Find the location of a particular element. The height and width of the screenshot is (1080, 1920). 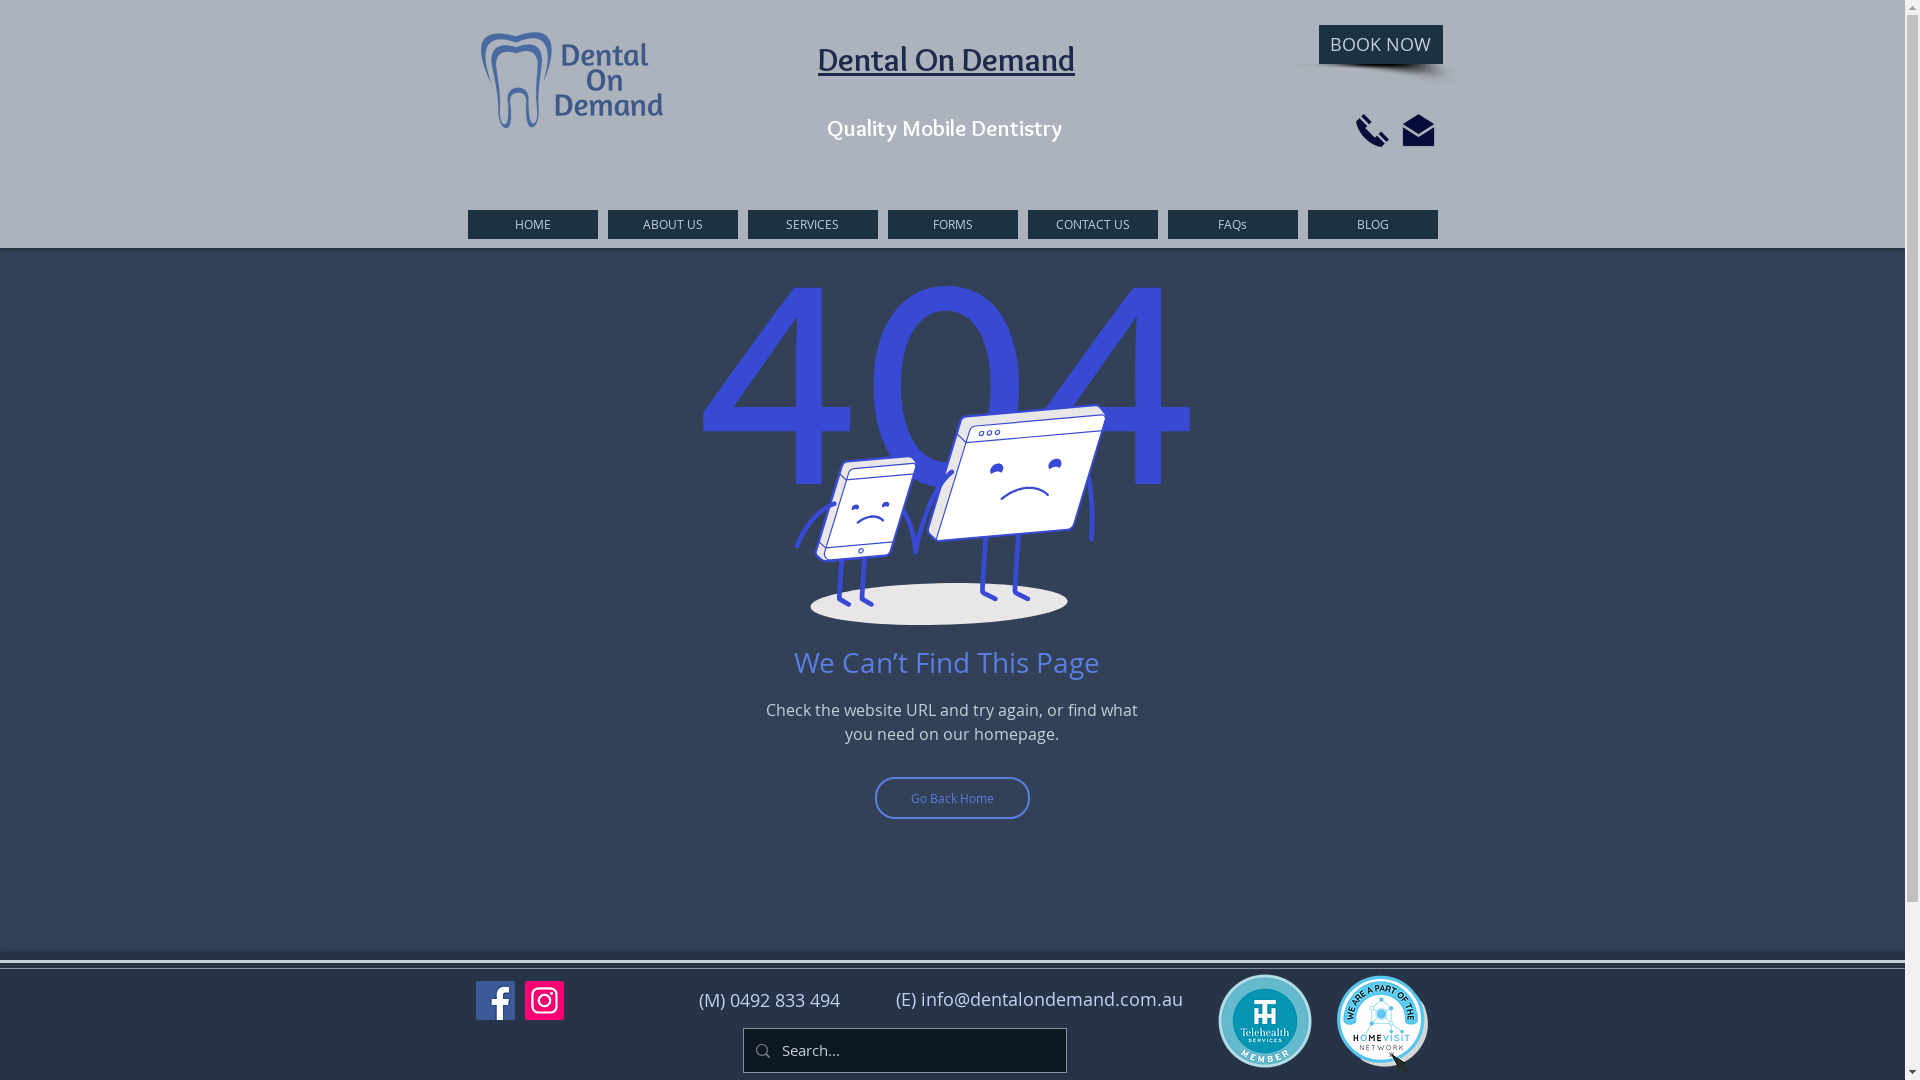

'ABOUT US' is located at coordinates (672, 224).